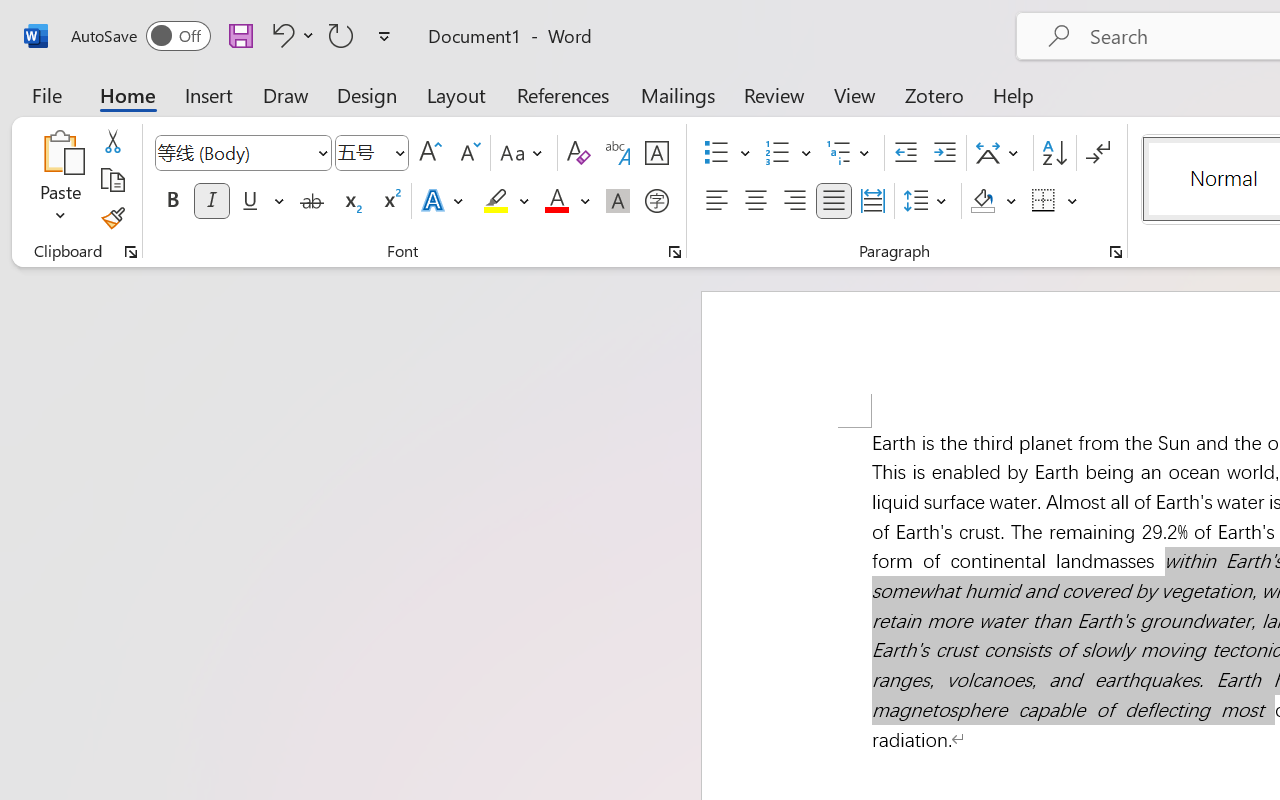 The height and width of the screenshot is (800, 1280). What do you see at coordinates (556, 201) in the screenshot?
I see `'Font Color Red'` at bounding box center [556, 201].